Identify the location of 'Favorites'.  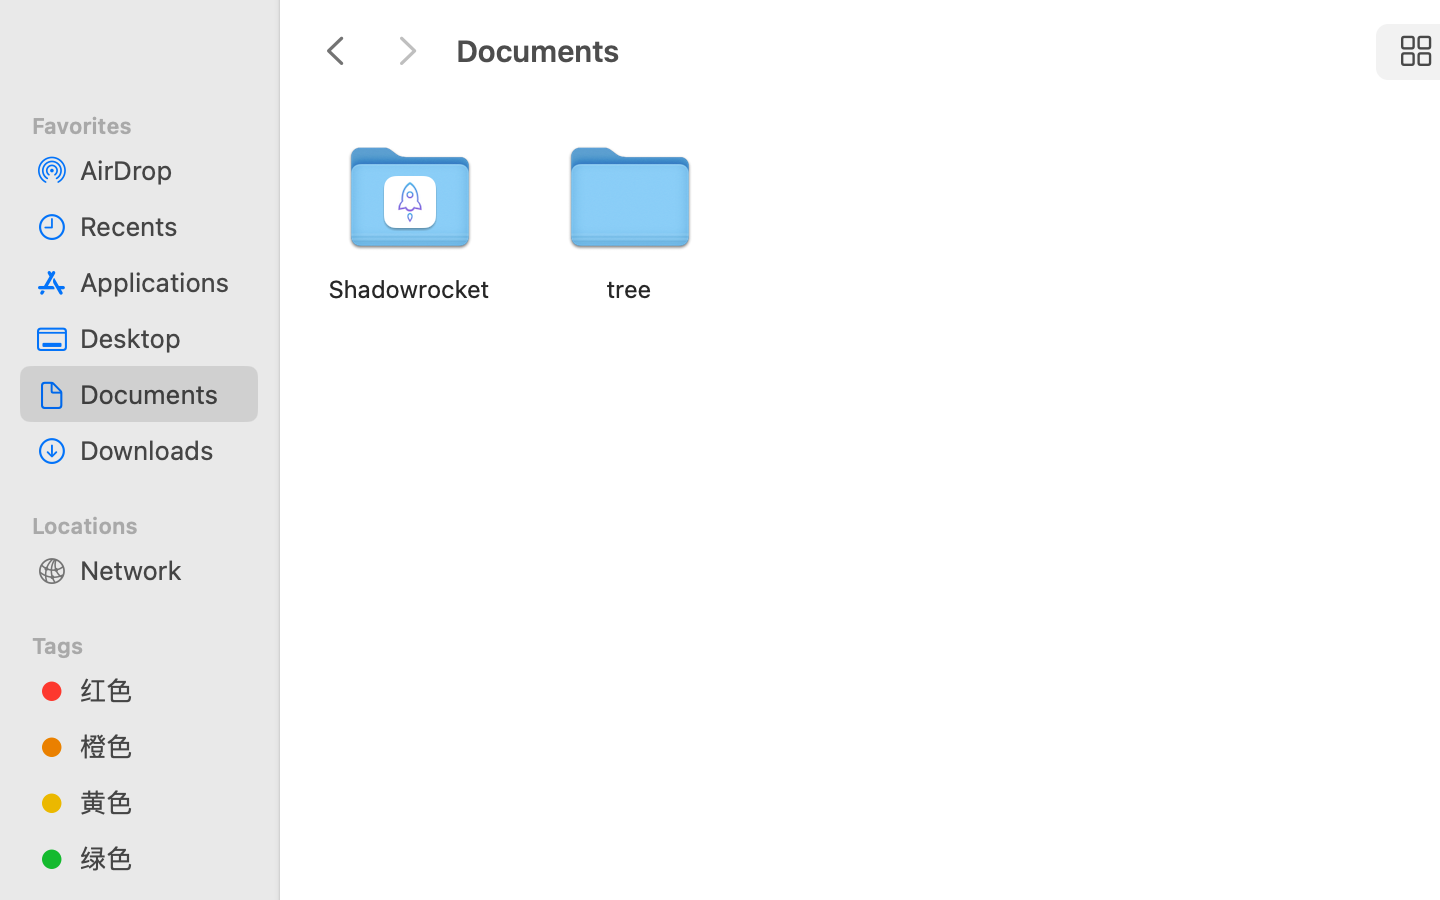
(150, 123).